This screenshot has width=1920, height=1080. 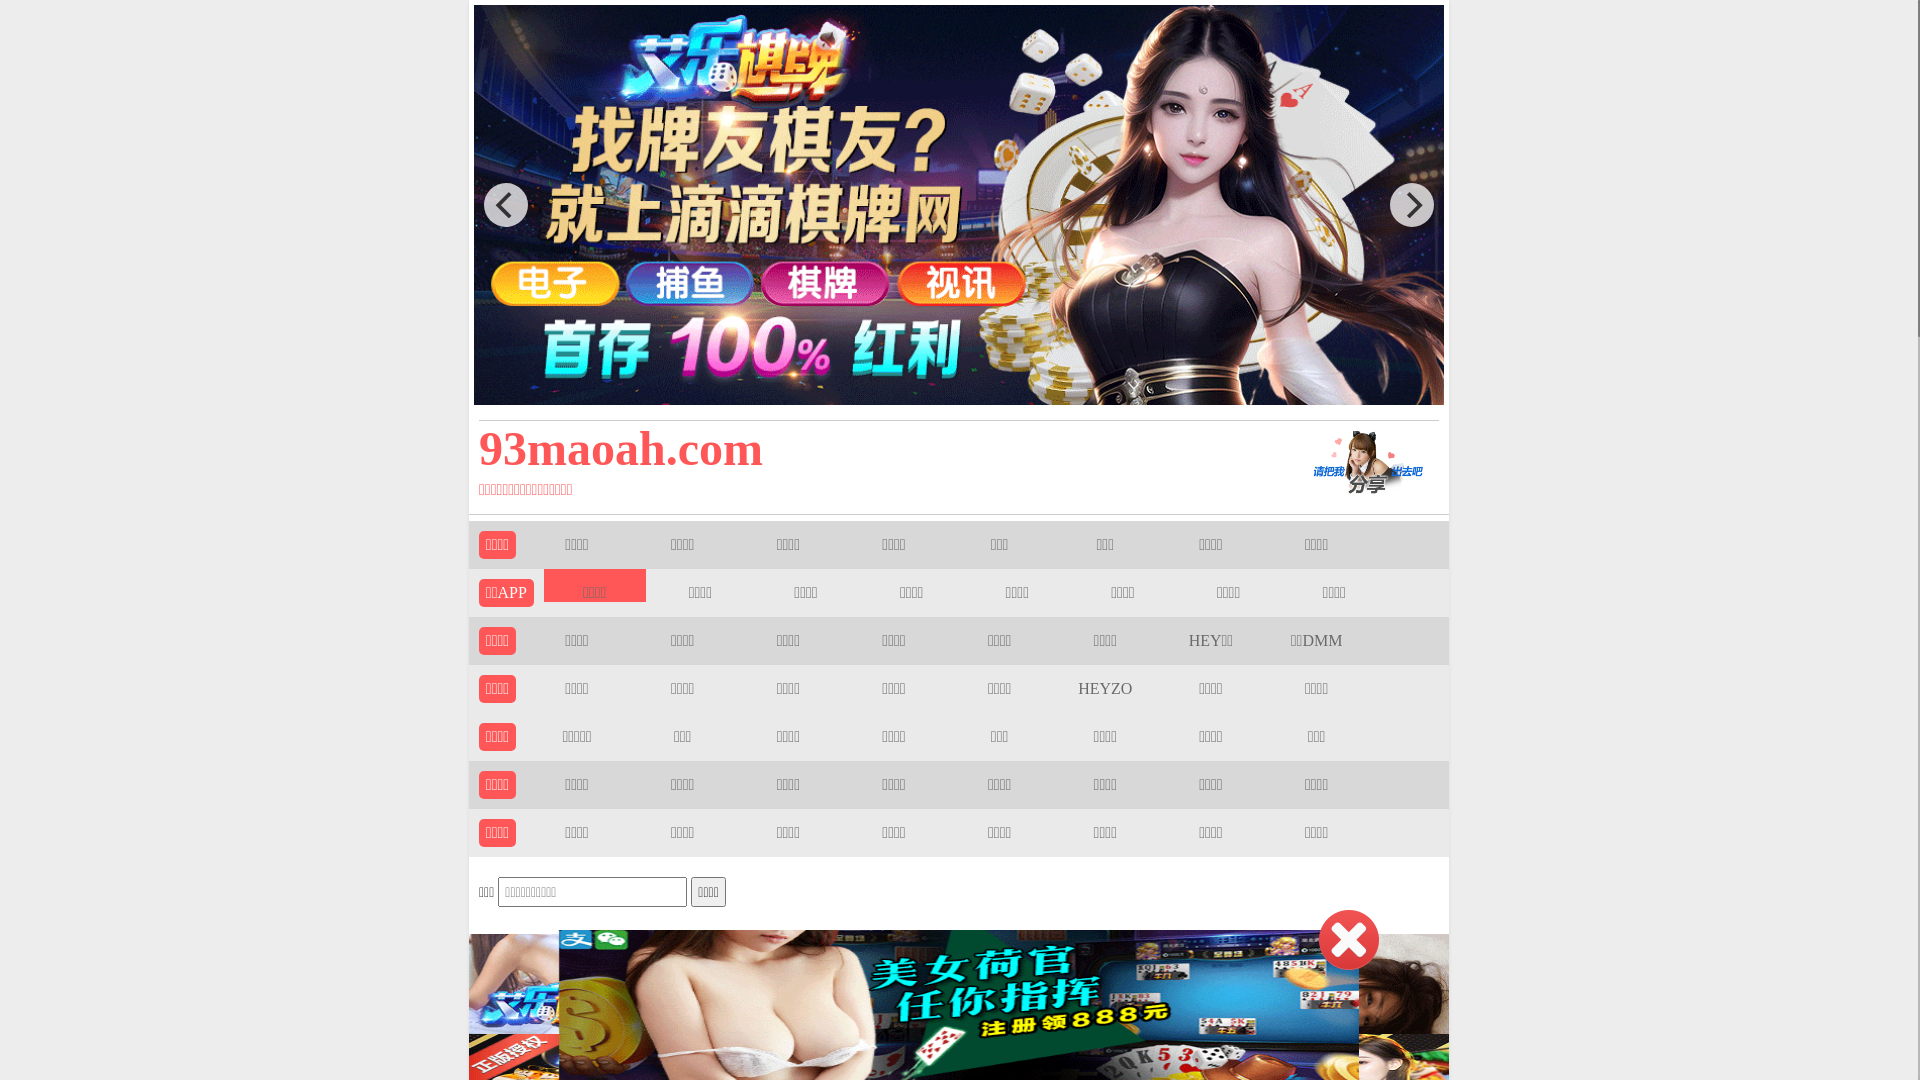 I want to click on 'HEYZO', so click(x=1103, y=687).